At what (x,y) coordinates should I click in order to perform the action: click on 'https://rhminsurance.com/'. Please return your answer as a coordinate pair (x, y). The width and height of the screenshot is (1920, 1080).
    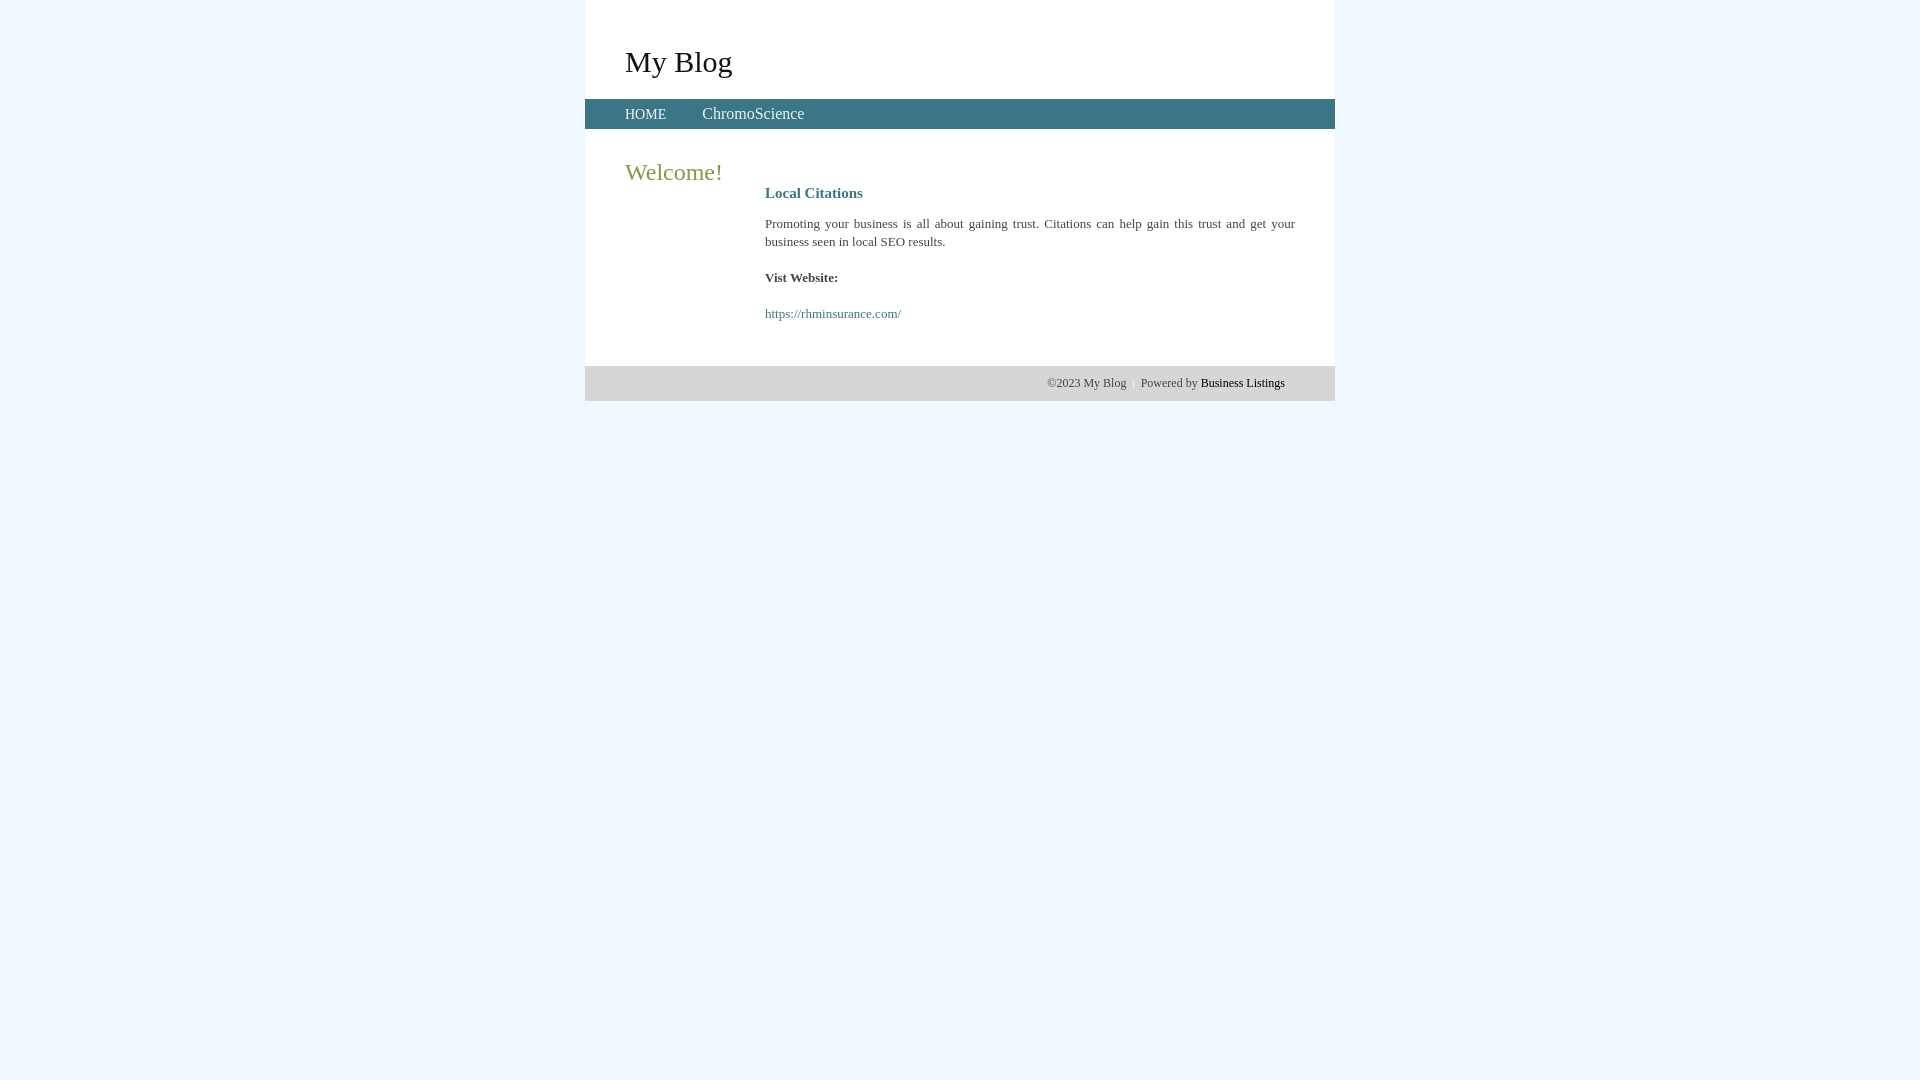
    Looking at the image, I should click on (833, 313).